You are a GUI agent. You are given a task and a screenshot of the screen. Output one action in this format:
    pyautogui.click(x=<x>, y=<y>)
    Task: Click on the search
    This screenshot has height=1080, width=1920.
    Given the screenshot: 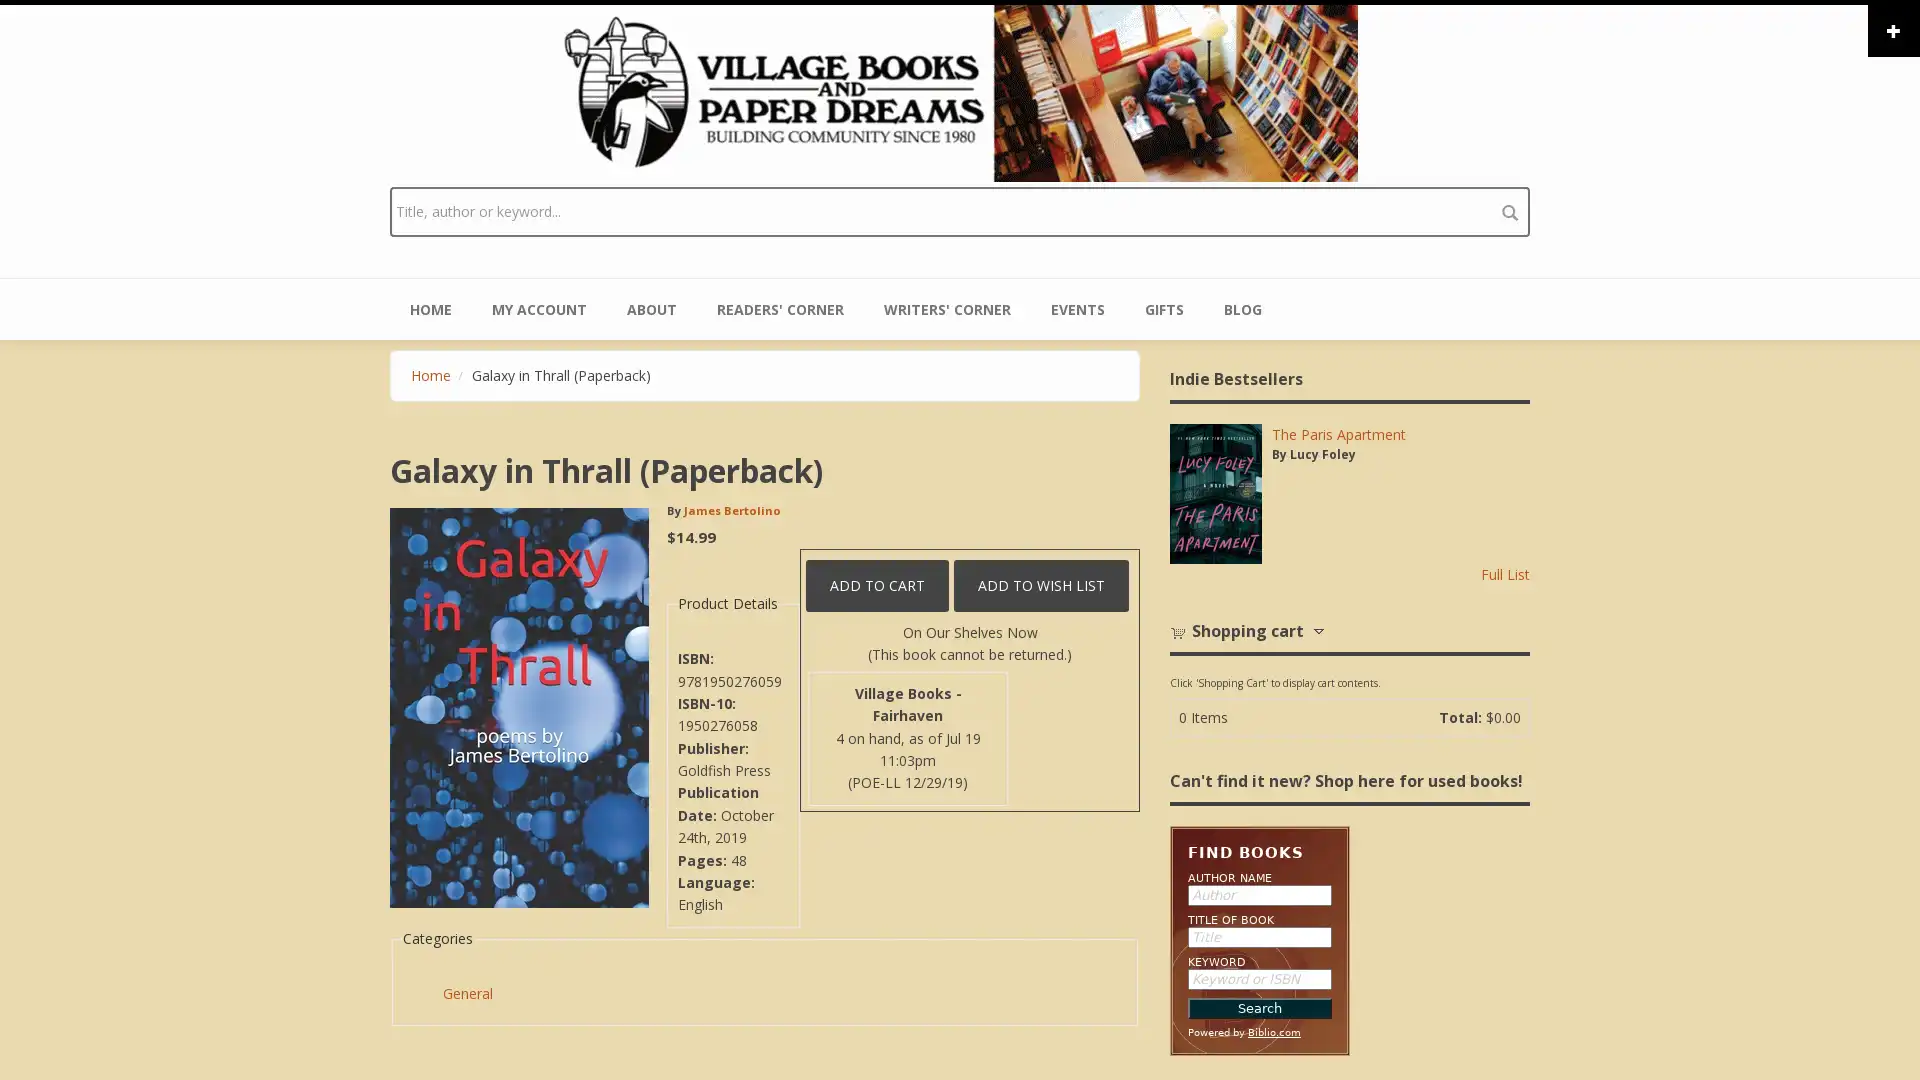 What is the action you would take?
    pyautogui.click(x=1510, y=212)
    